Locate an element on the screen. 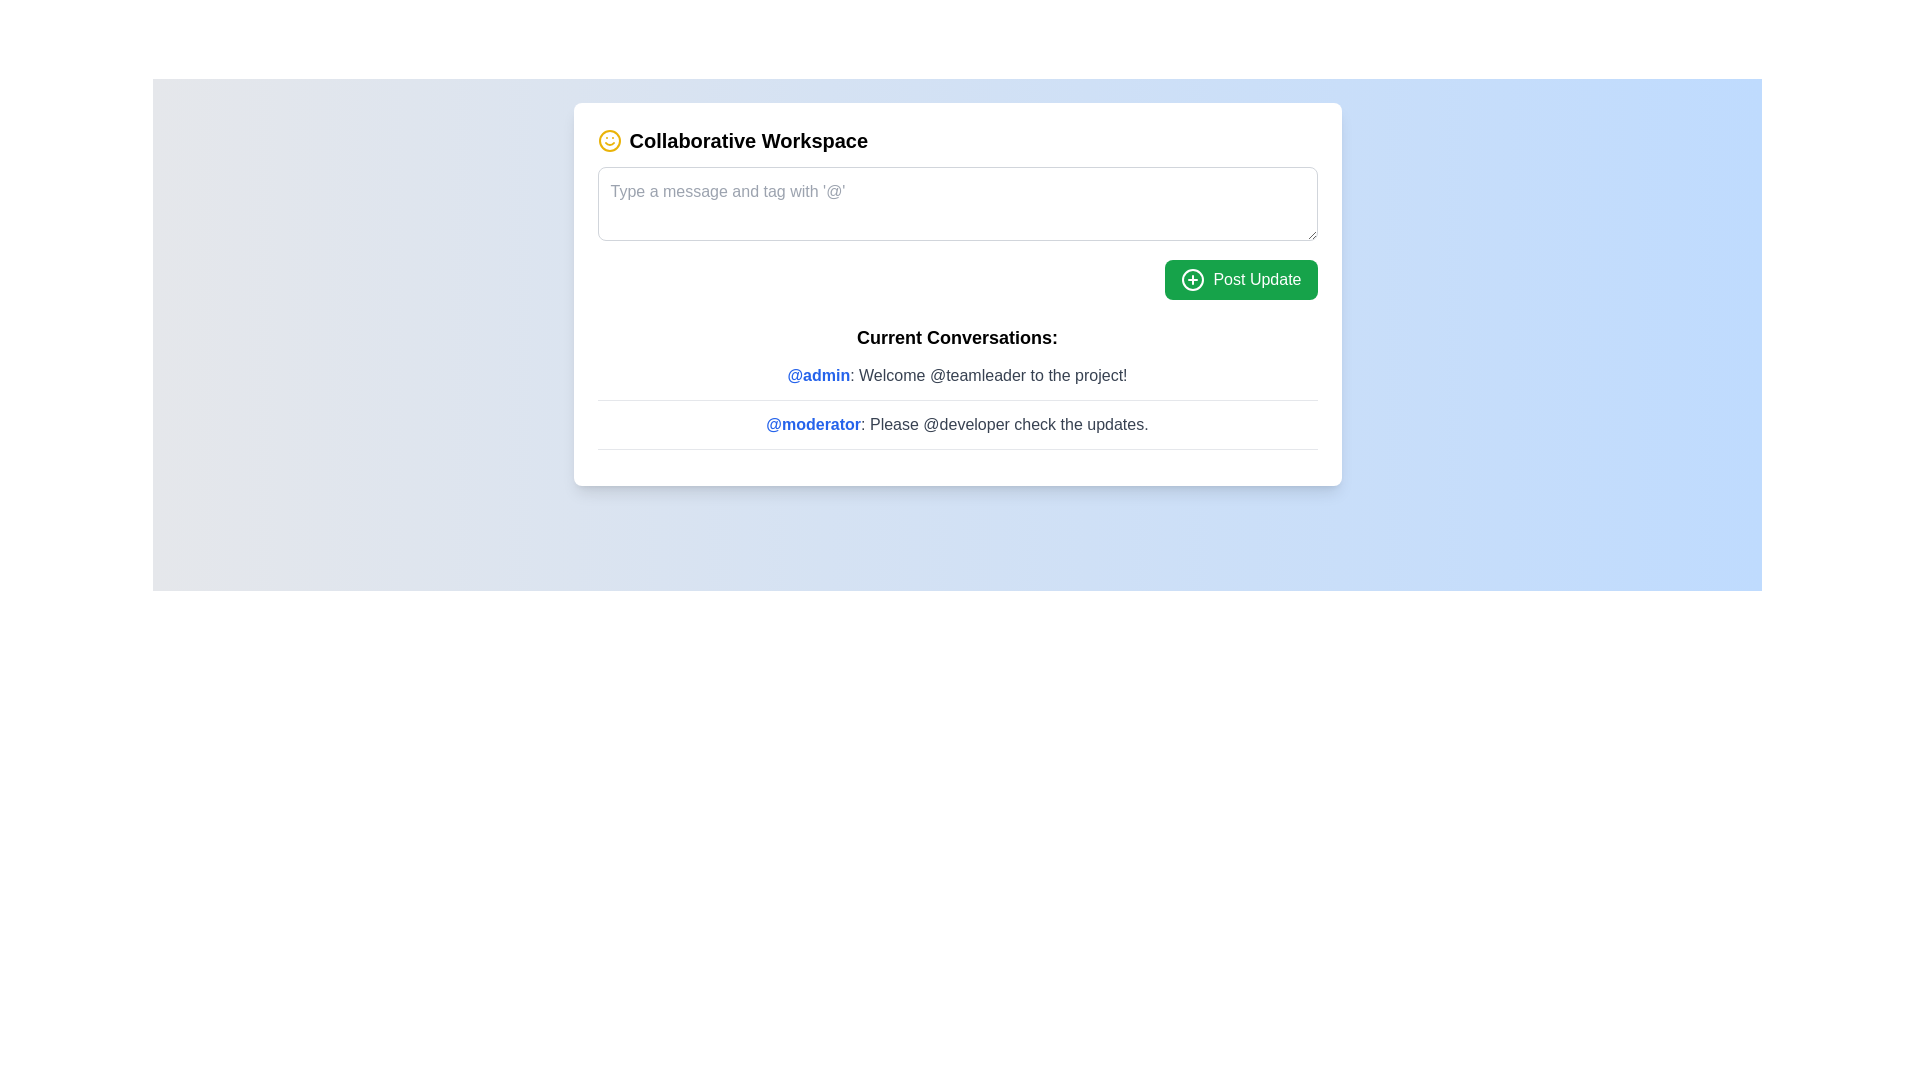 This screenshot has height=1080, width=1920. the text label that mentions @moderator in blue and bold, followed by the message 'Please @developer check the updates.' is located at coordinates (956, 423).